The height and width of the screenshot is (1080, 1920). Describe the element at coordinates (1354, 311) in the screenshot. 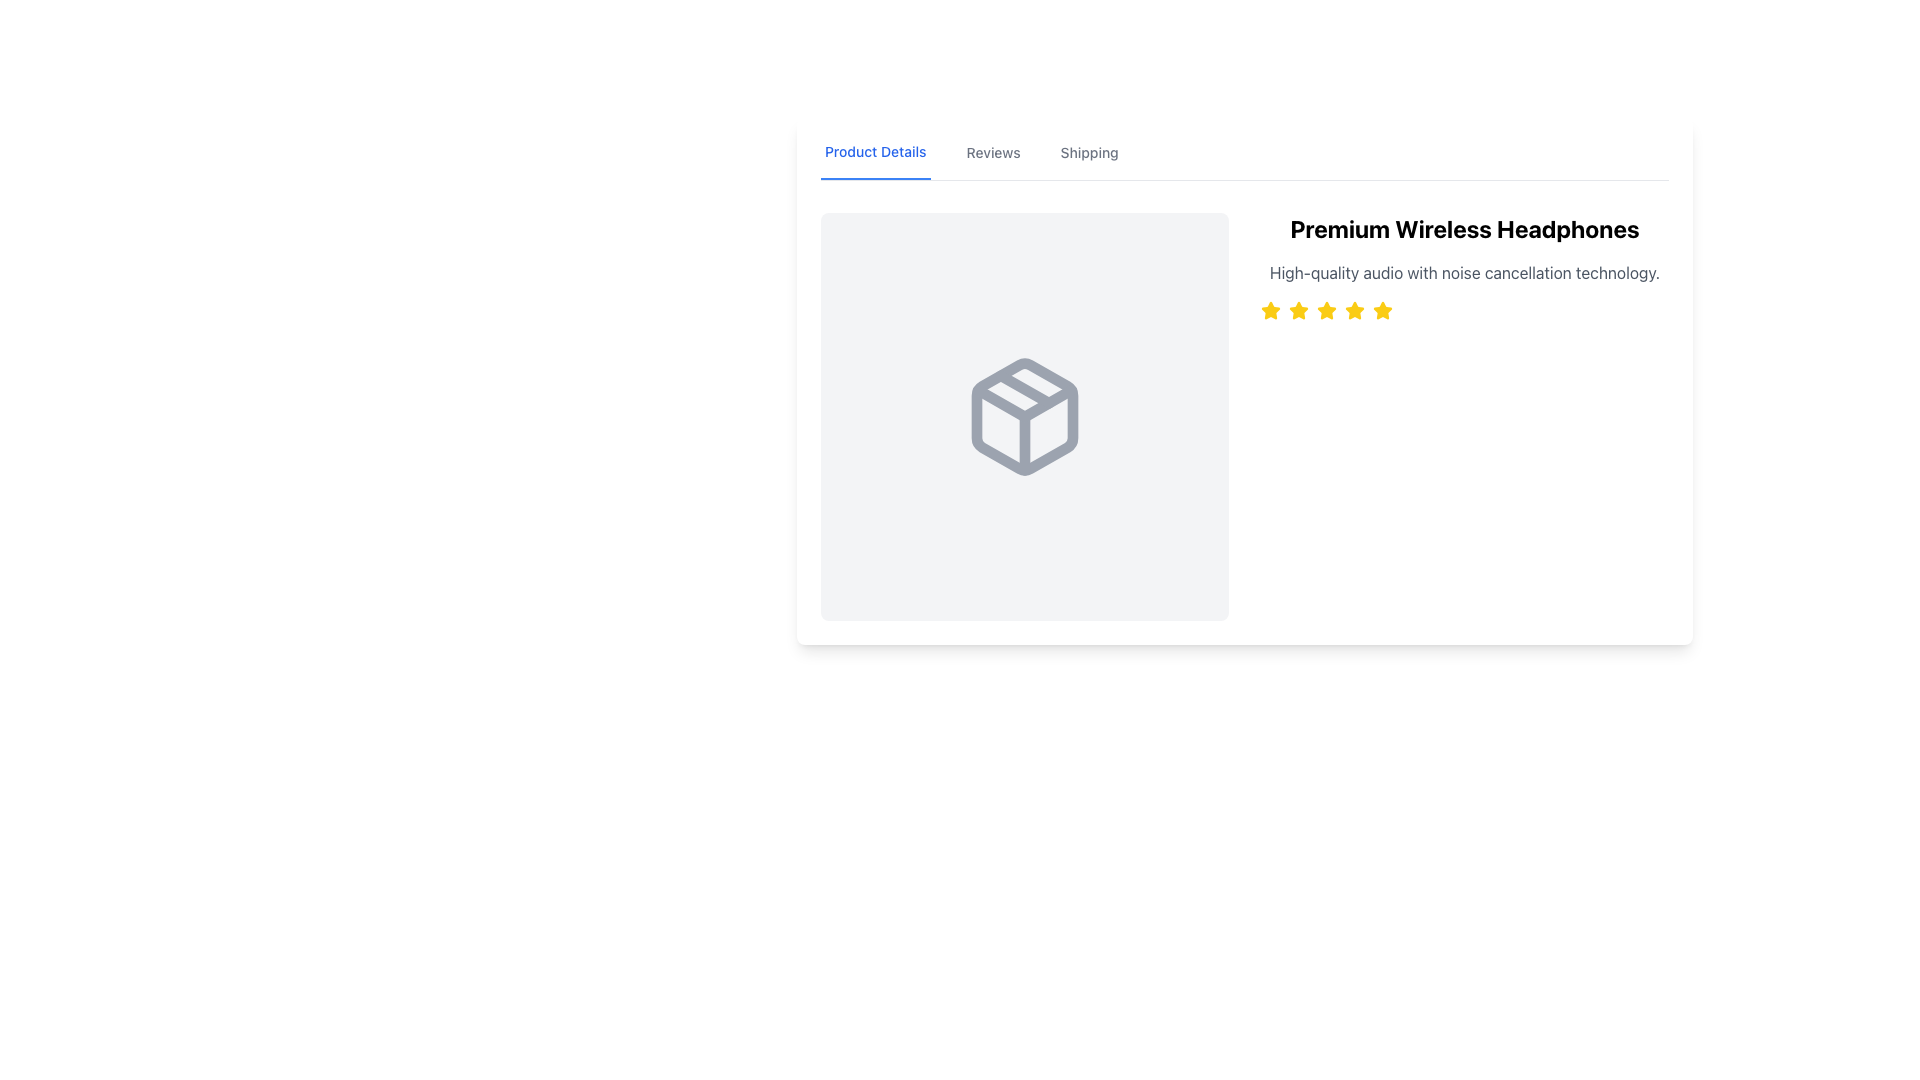

I see `the yellow star icon, which is the sixth star in the row of rating indicators for 'Premium Wireless Headphones.'` at that location.